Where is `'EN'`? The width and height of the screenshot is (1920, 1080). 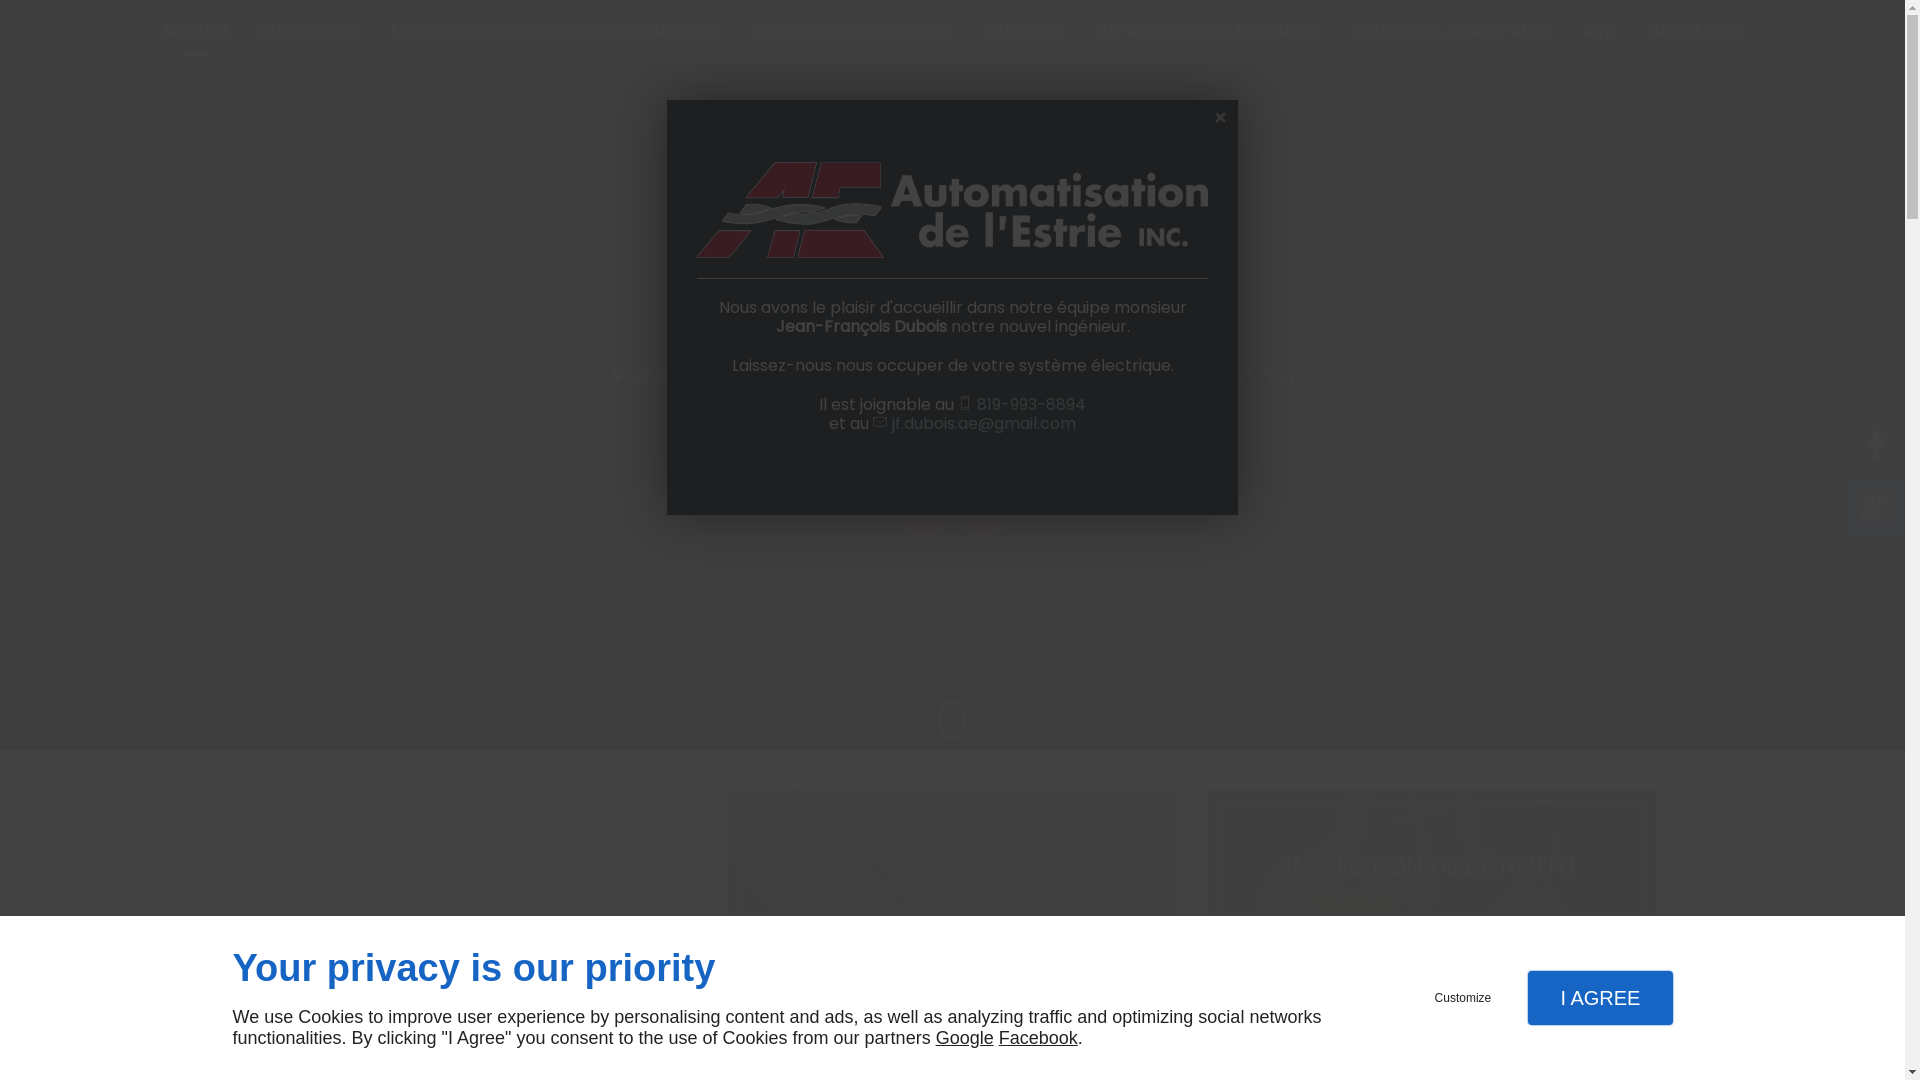
'EN' is located at coordinates (983, 510).